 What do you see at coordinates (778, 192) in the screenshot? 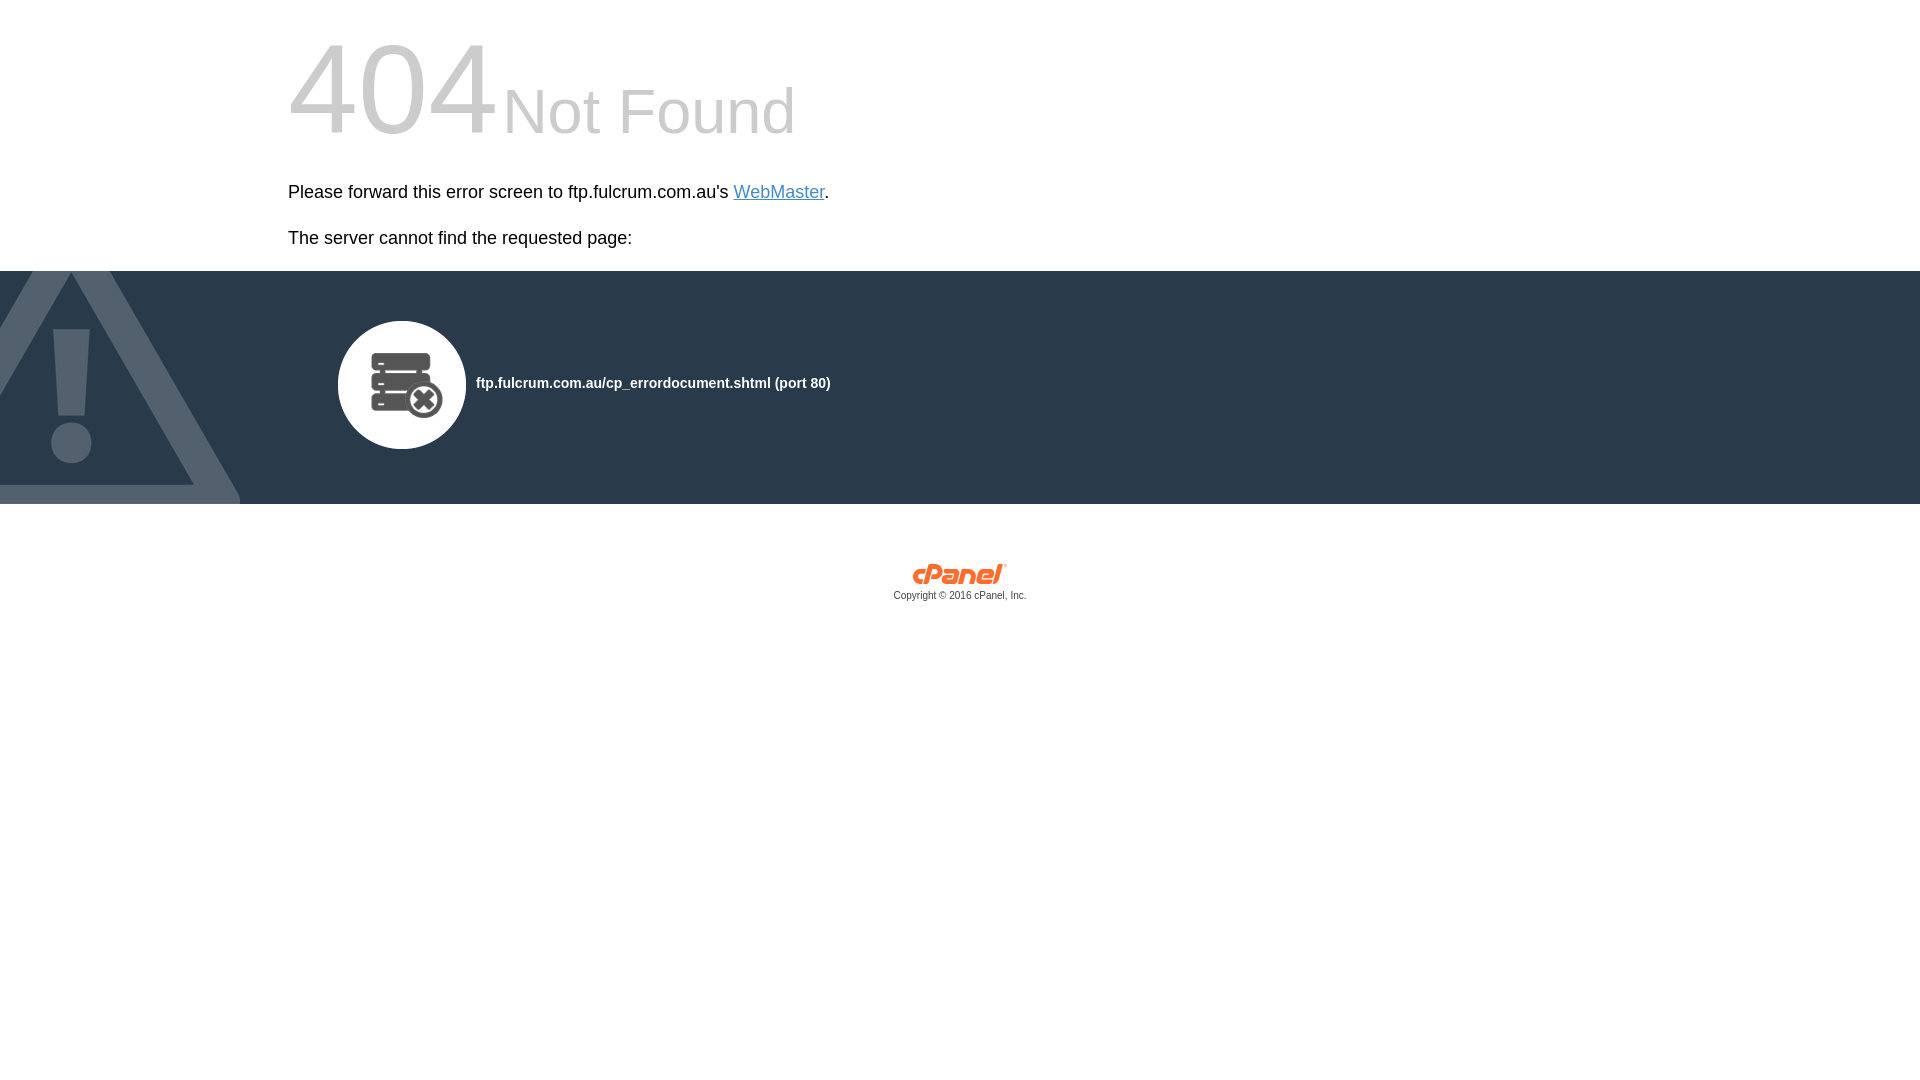
I see `'WebMaster'` at bounding box center [778, 192].